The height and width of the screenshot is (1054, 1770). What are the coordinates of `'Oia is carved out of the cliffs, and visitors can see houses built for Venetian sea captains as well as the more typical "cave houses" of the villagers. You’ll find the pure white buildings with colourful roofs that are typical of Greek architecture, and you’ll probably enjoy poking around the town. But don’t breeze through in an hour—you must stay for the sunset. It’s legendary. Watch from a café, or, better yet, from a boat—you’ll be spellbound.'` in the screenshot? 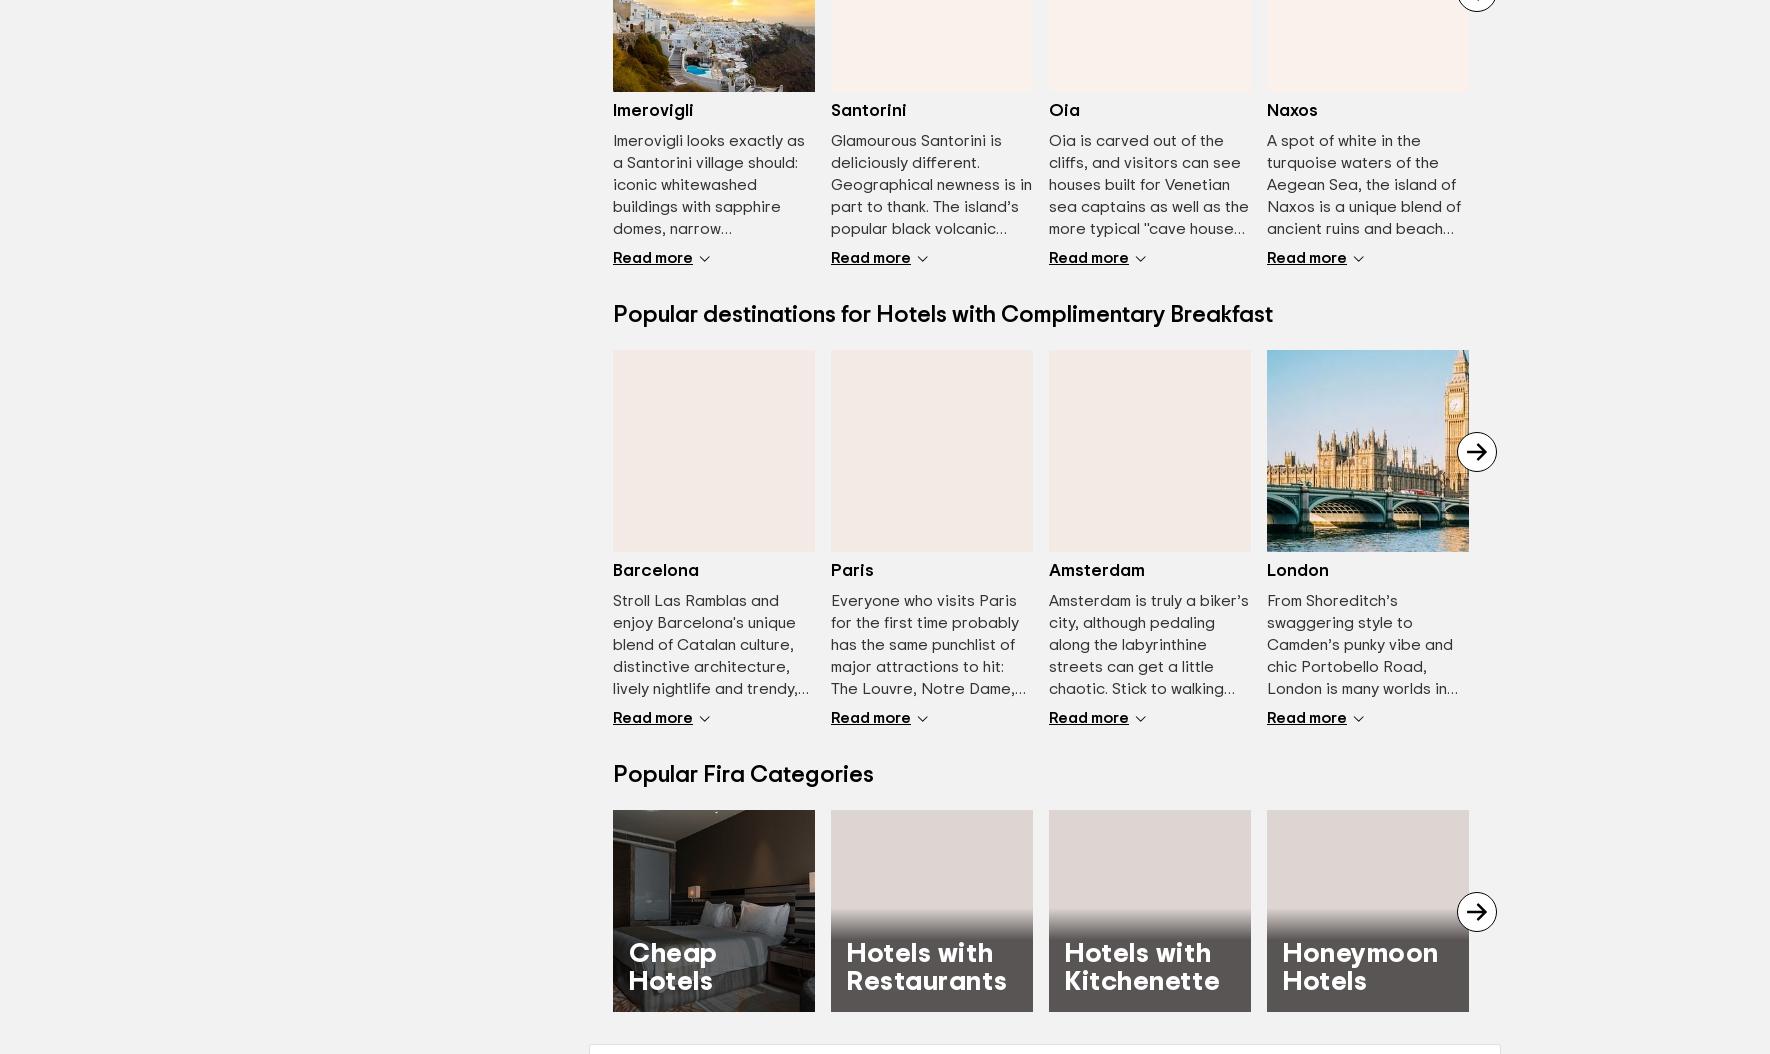 It's located at (1049, 328).